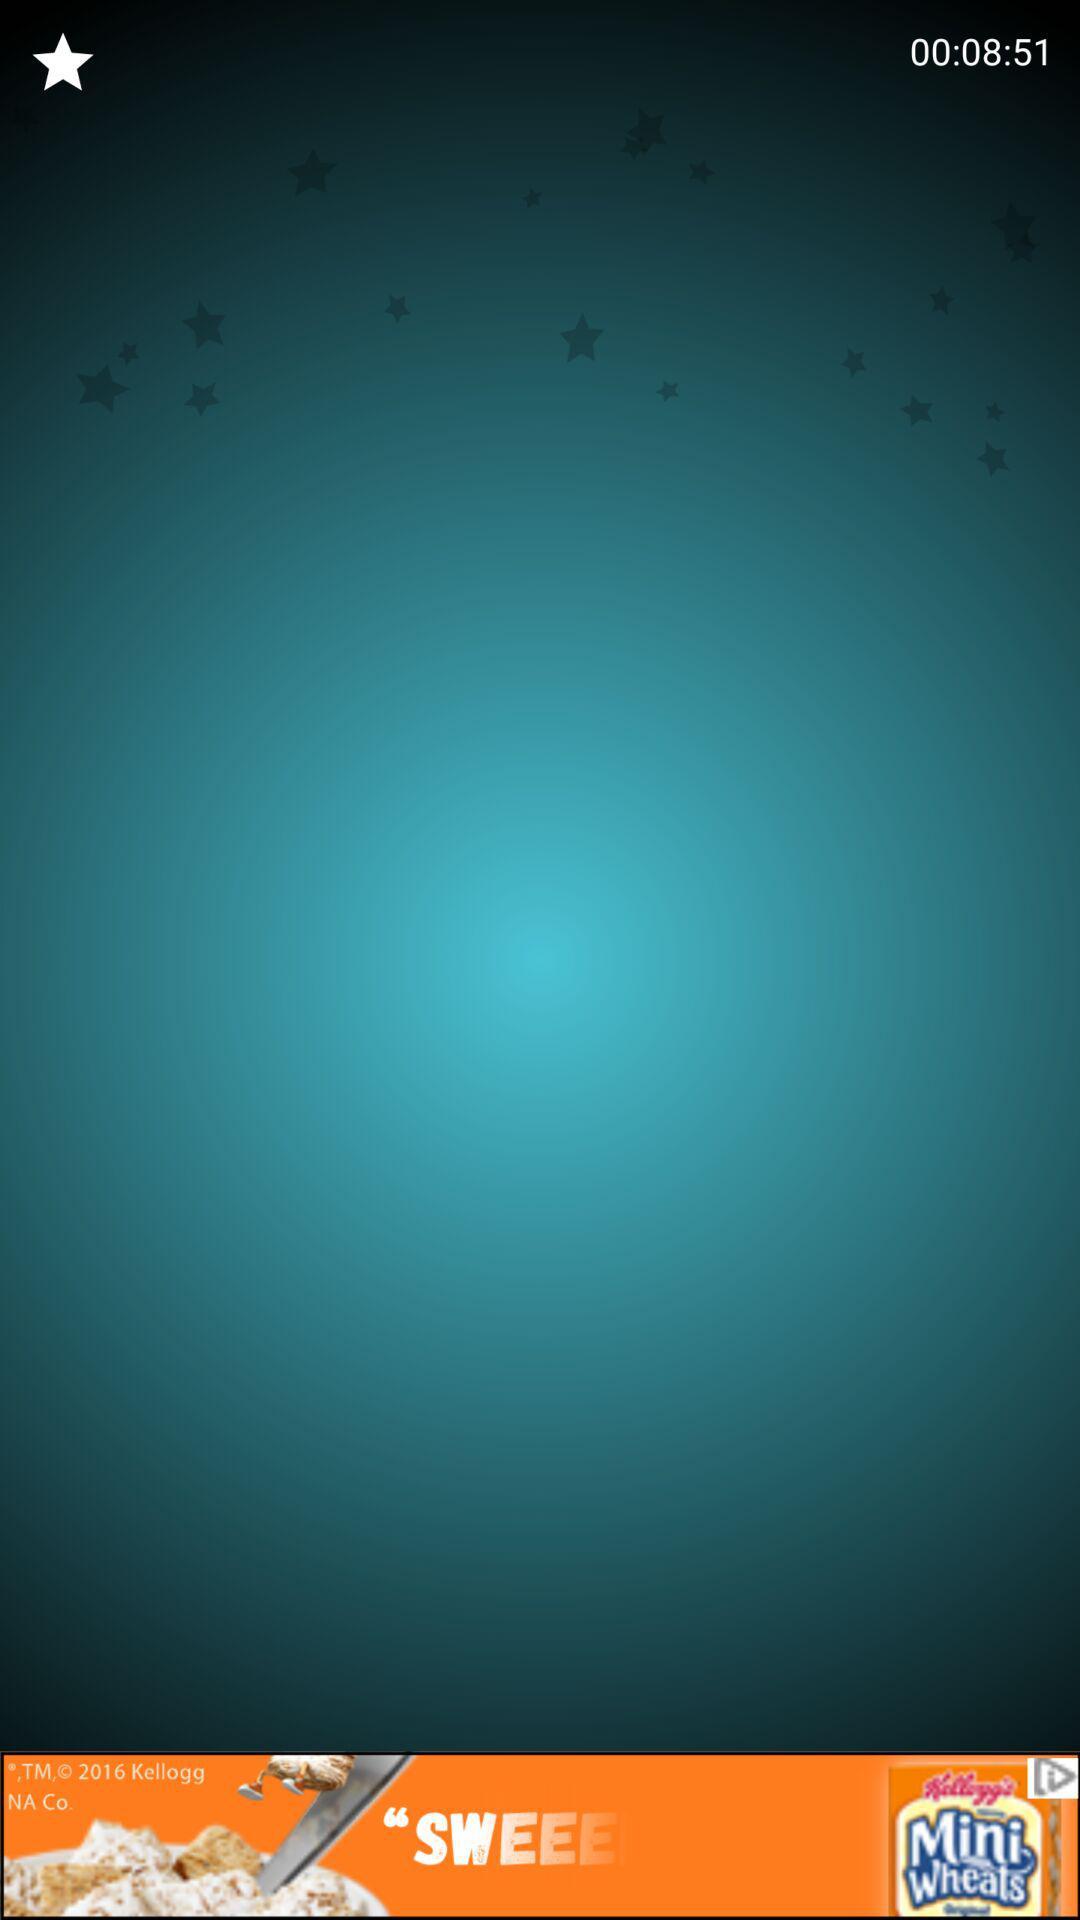 The height and width of the screenshot is (1920, 1080). What do you see at coordinates (61, 62) in the screenshot?
I see `the star icon` at bounding box center [61, 62].